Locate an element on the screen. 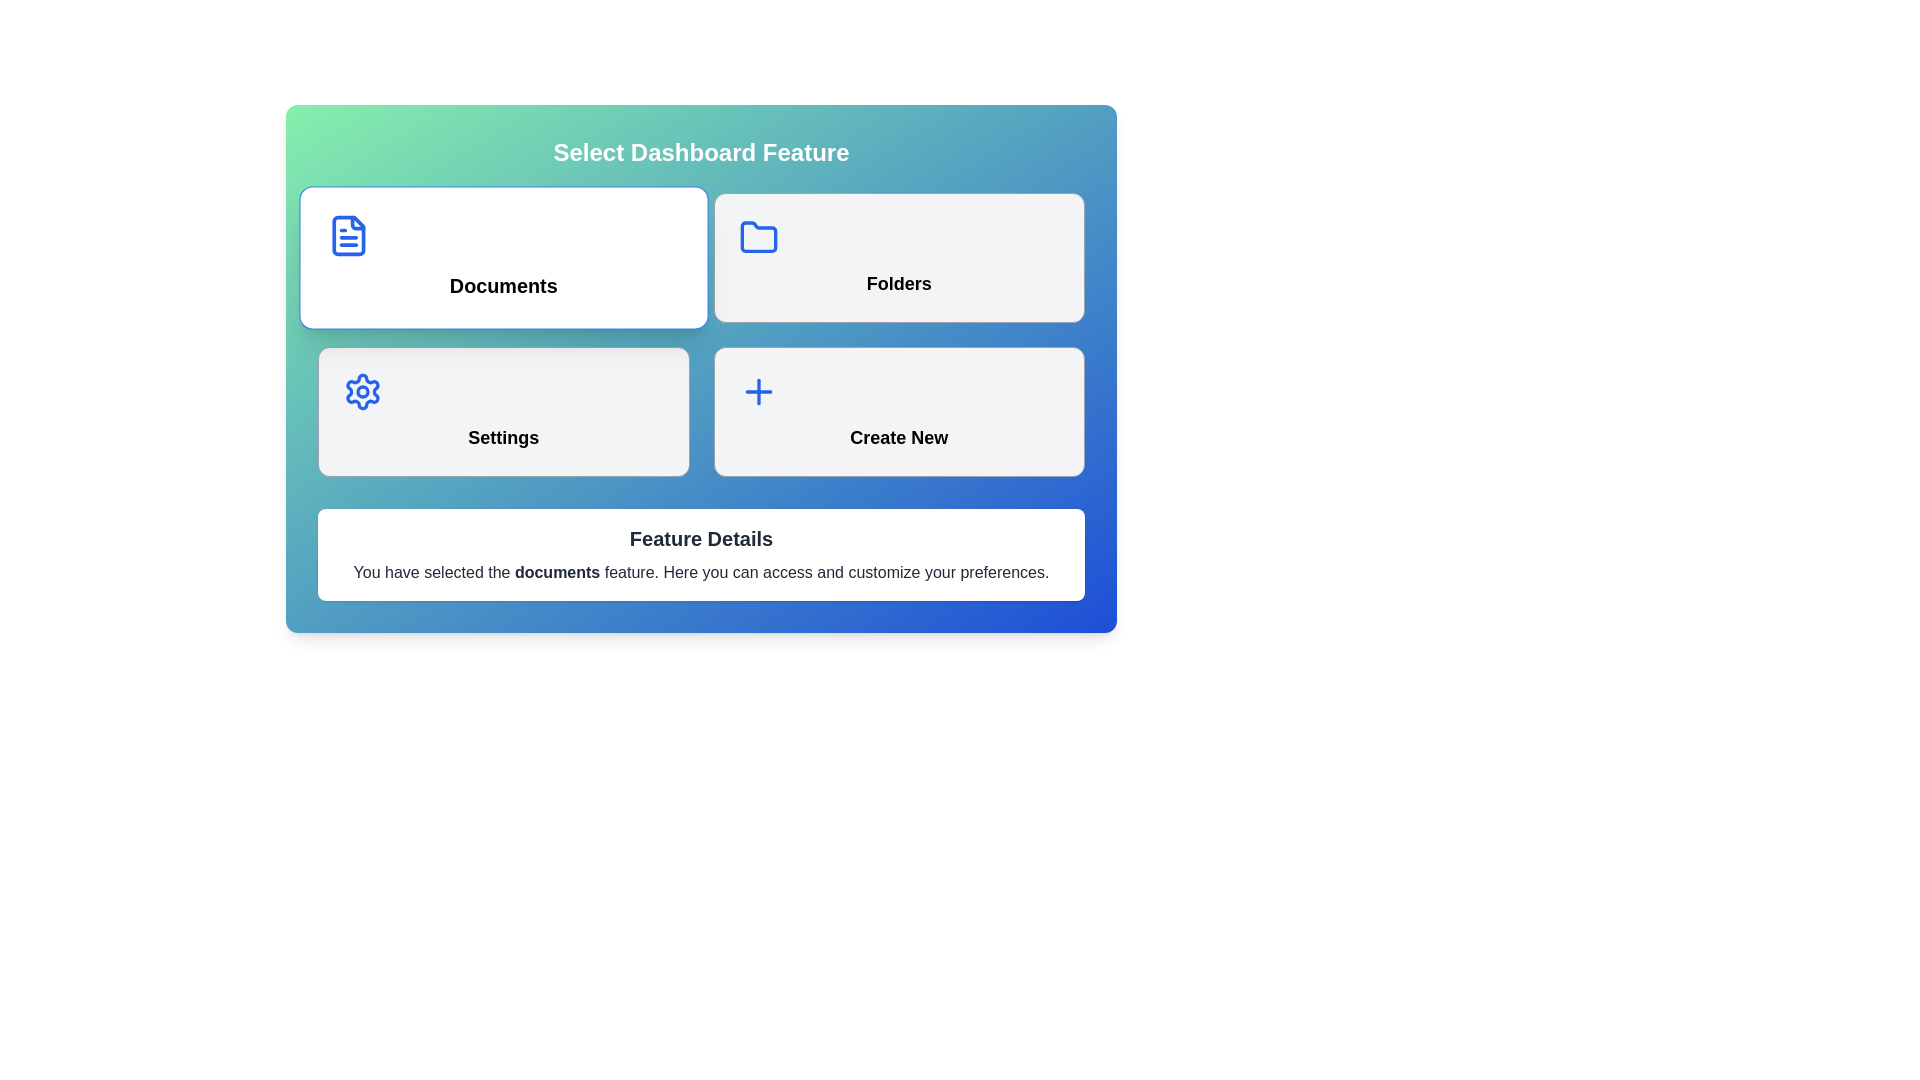  the decorative SVG circle element that is part of the 'Settings' button in the dashboard feature selection menu, located in the lower-left slot of the four main buttons is located at coordinates (363, 392).